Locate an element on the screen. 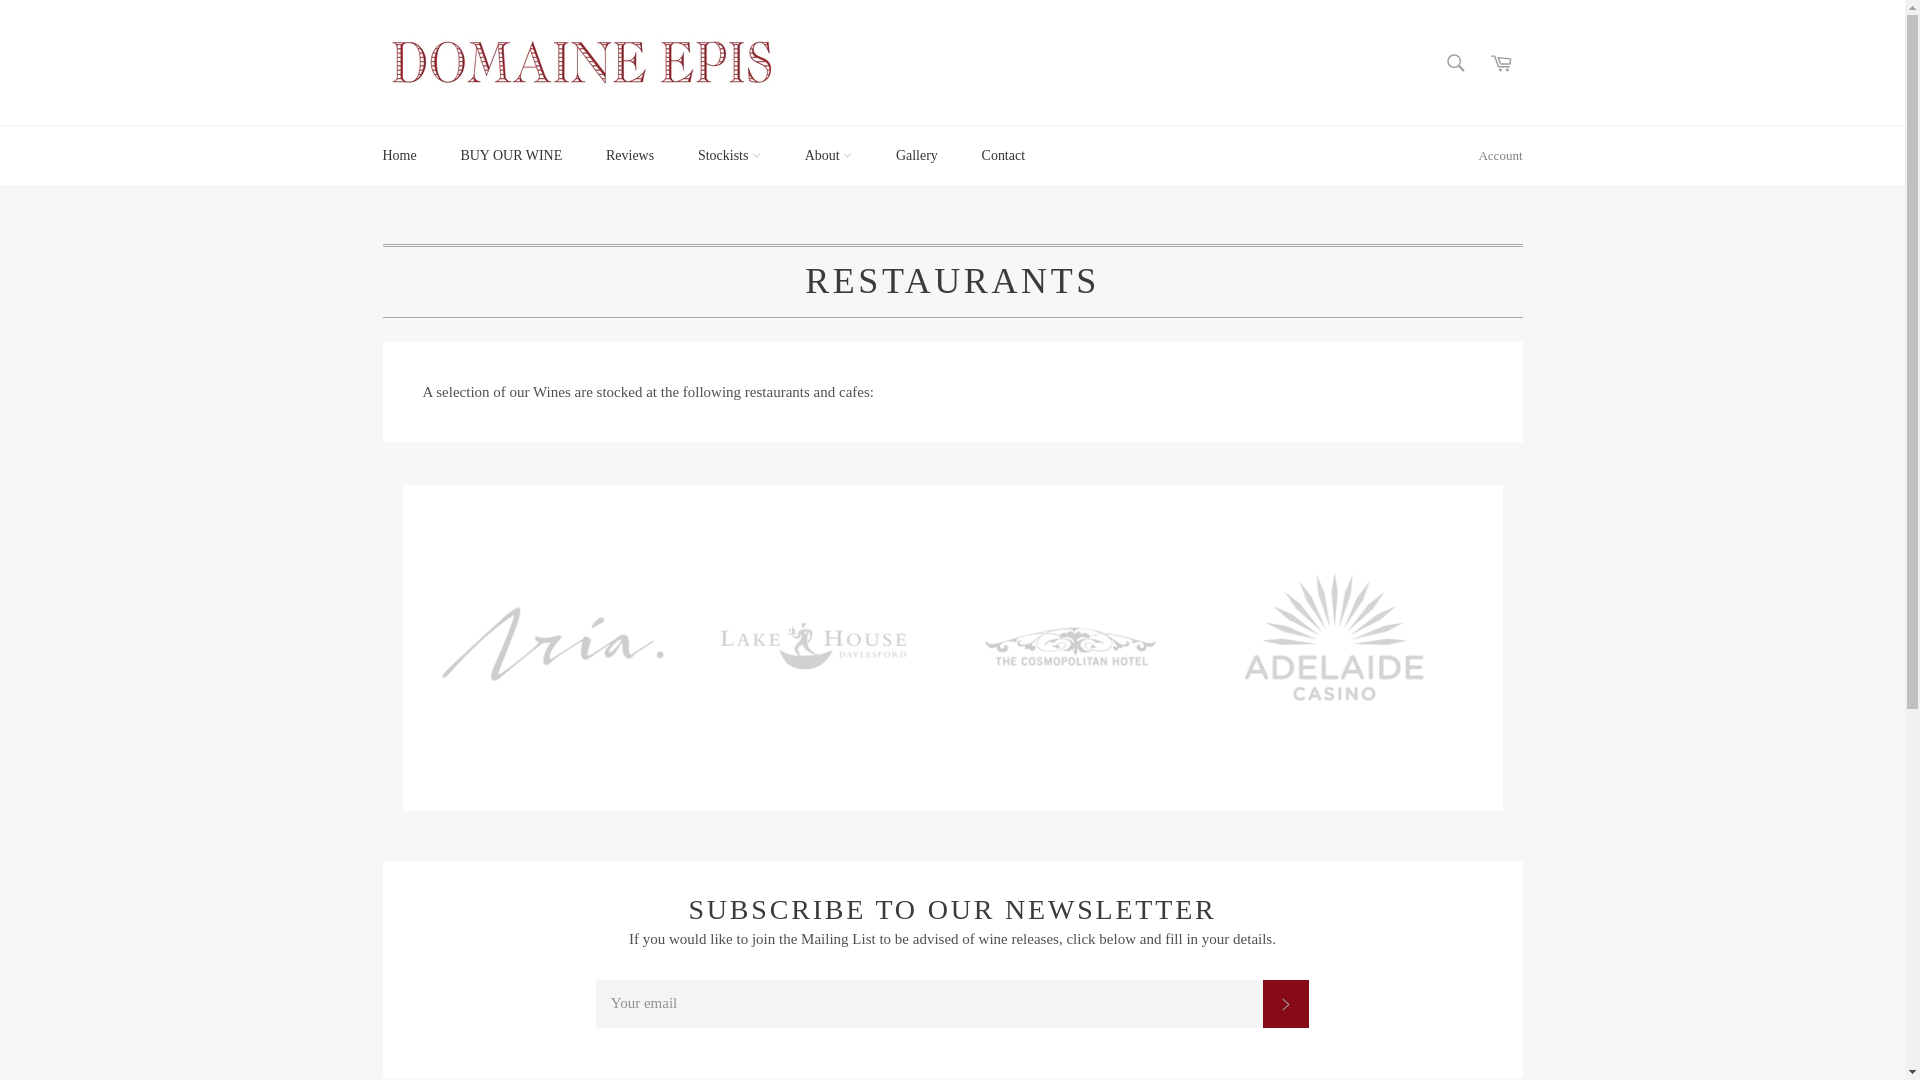 The width and height of the screenshot is (1920, 1080). 'Reviews' is located at coordinates (628, 154).